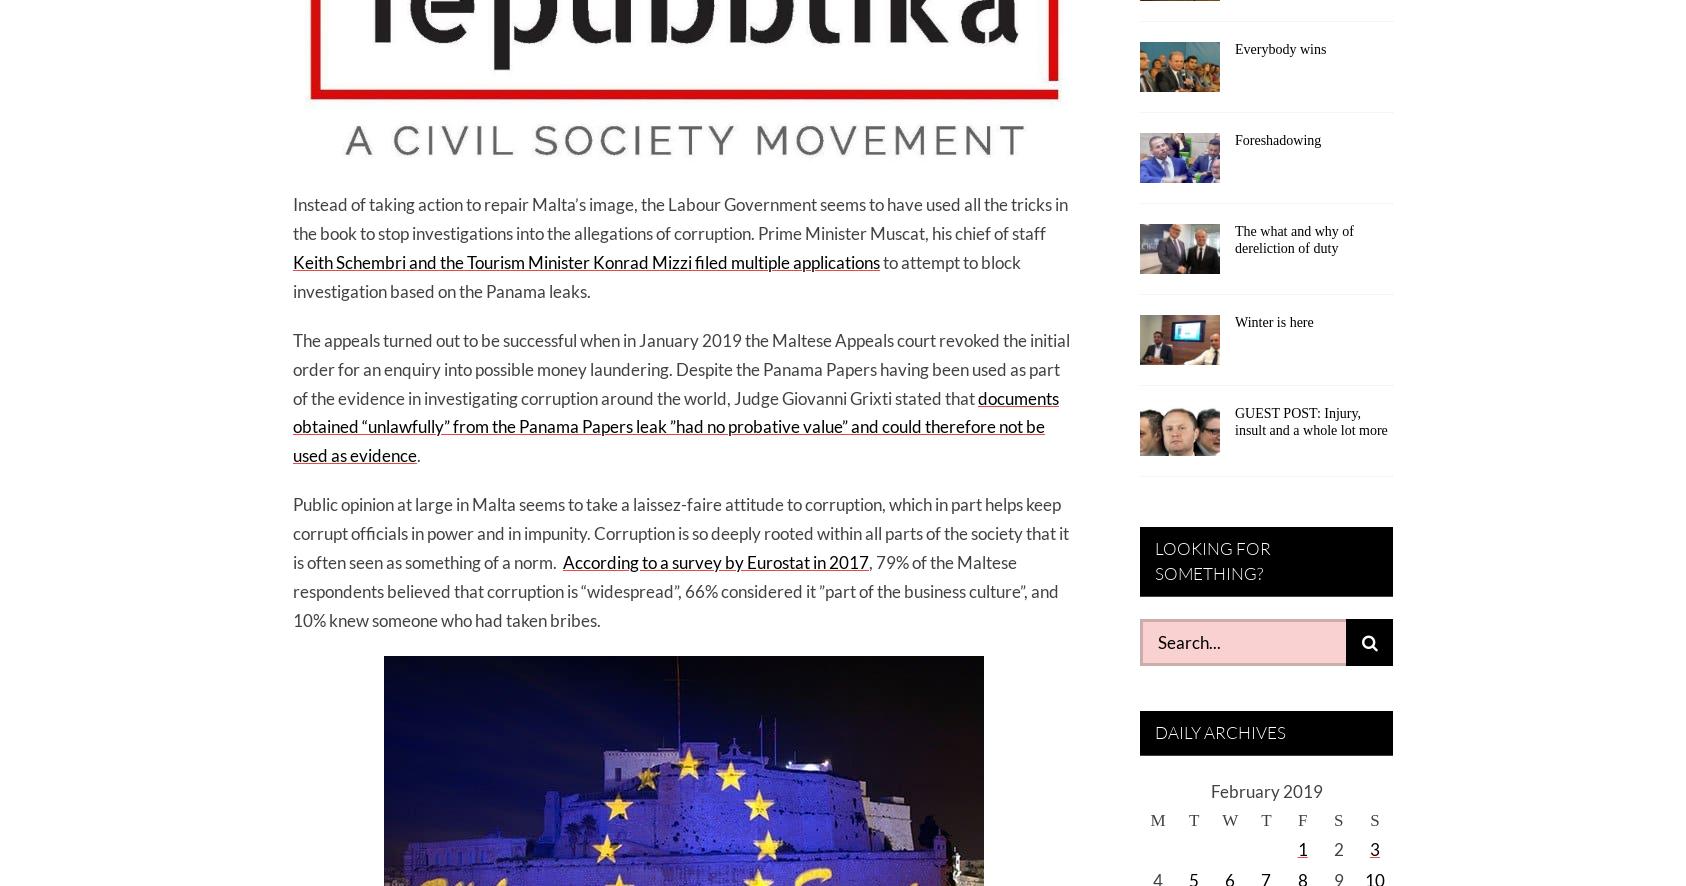 Image resolution: width=1686 pixels, height=886 pixels. I want to click on 'Keith Schembri and the Tourism Minister Konrad Mizzi filed multiple applications', so click(585, 261).